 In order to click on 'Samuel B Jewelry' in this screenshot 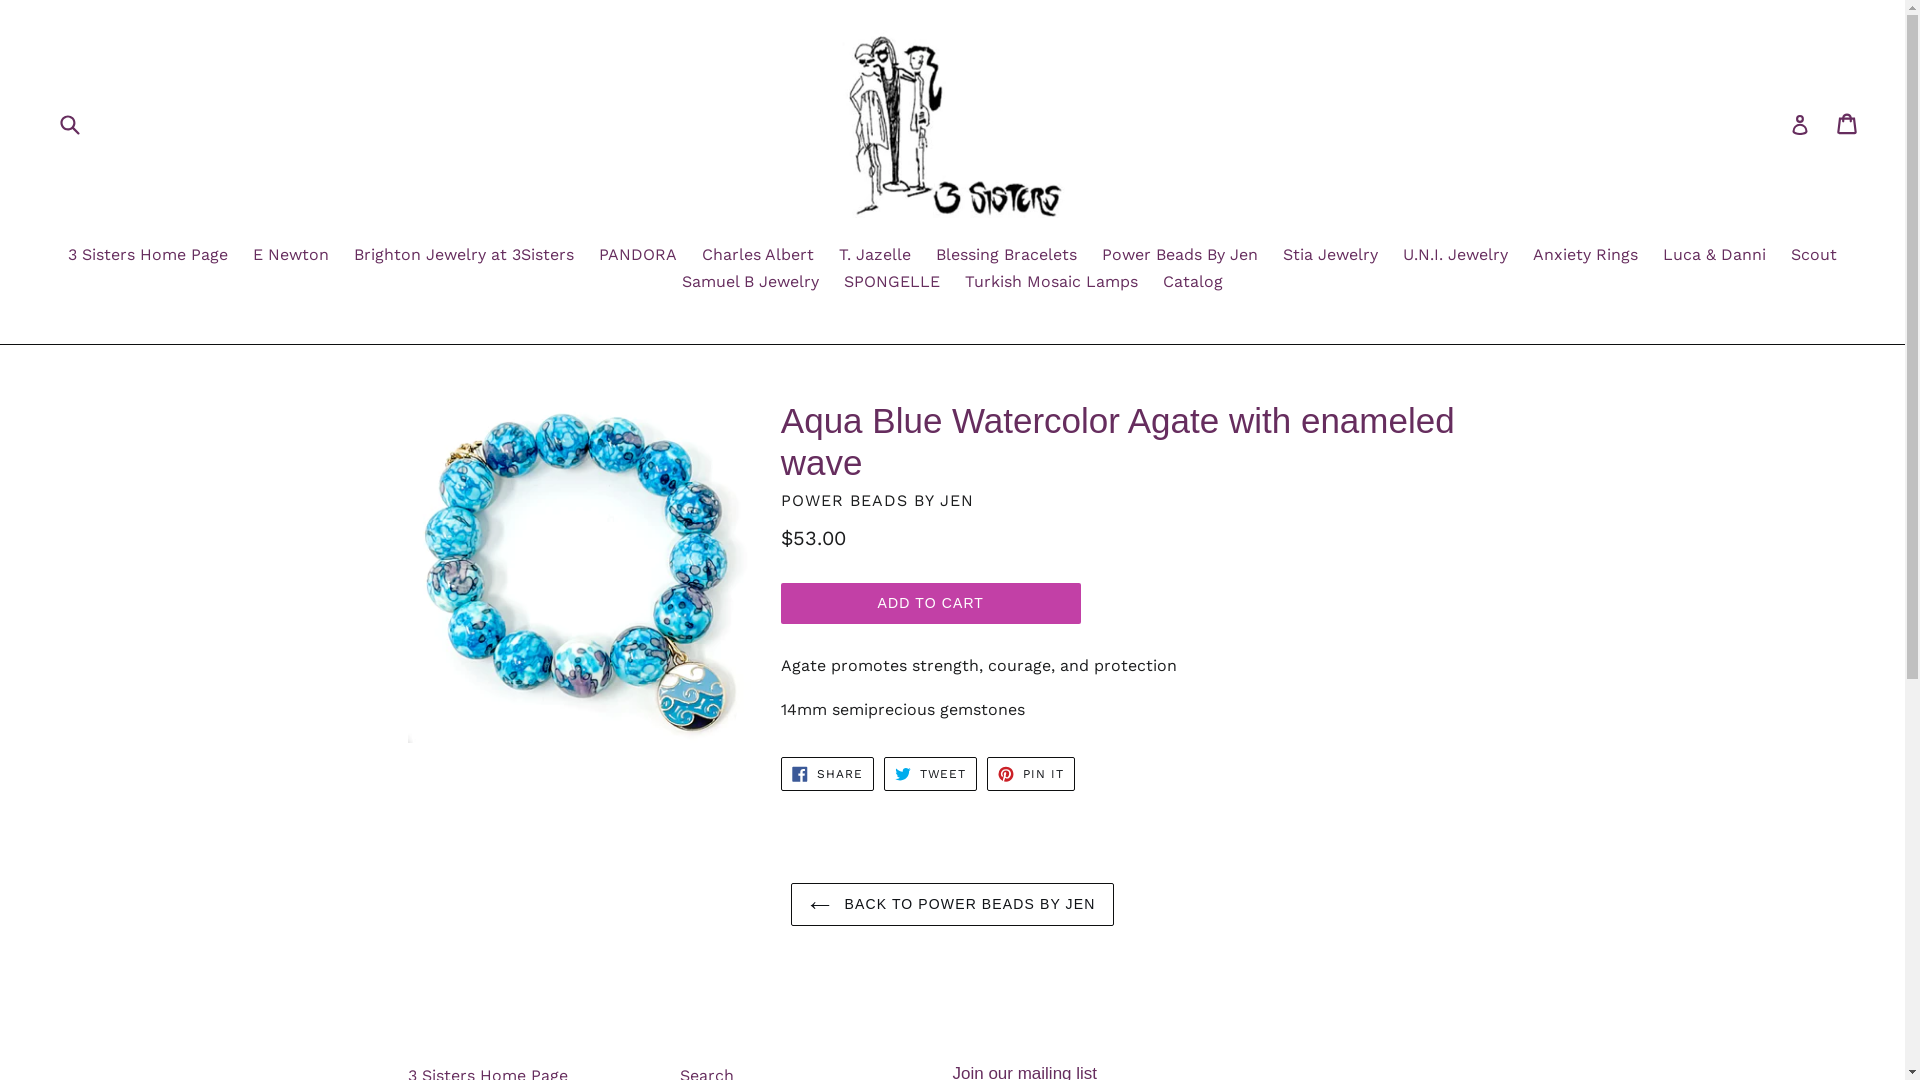, I will do `click(672, 283)`.